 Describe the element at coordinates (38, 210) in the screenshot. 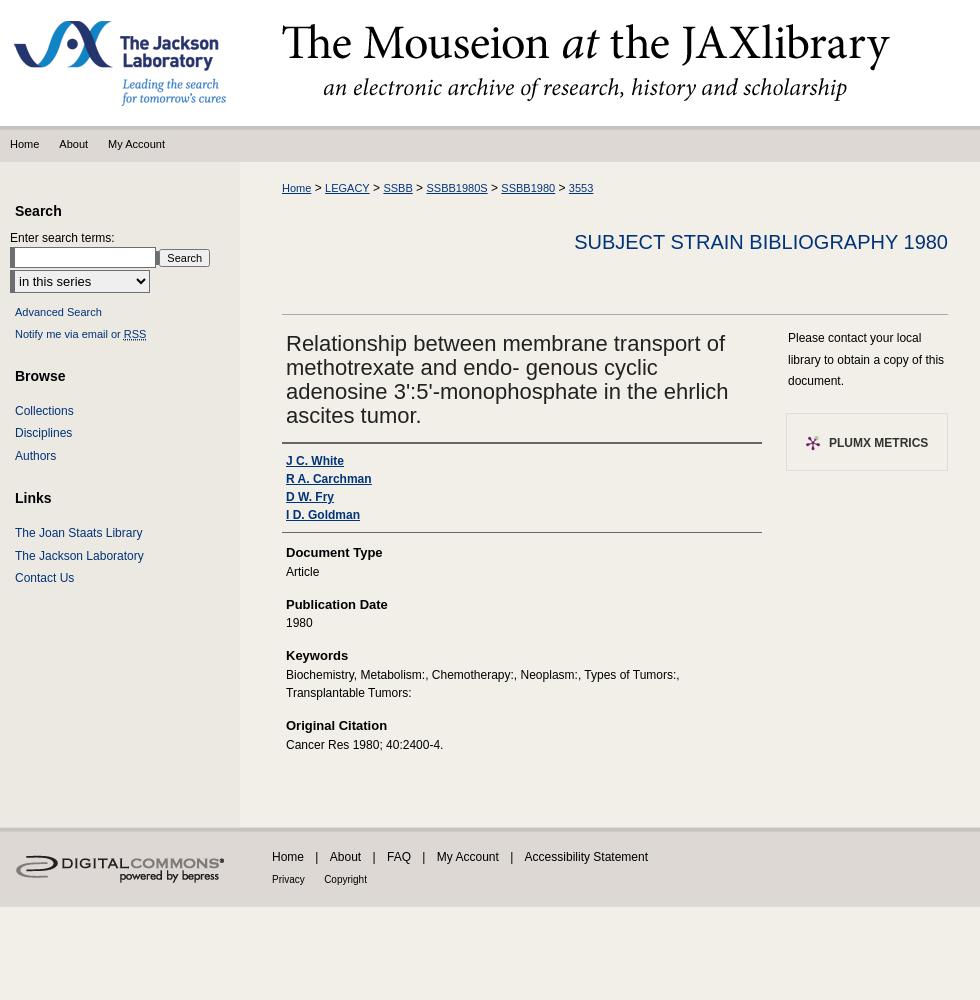

I see `'Search'` at that location.